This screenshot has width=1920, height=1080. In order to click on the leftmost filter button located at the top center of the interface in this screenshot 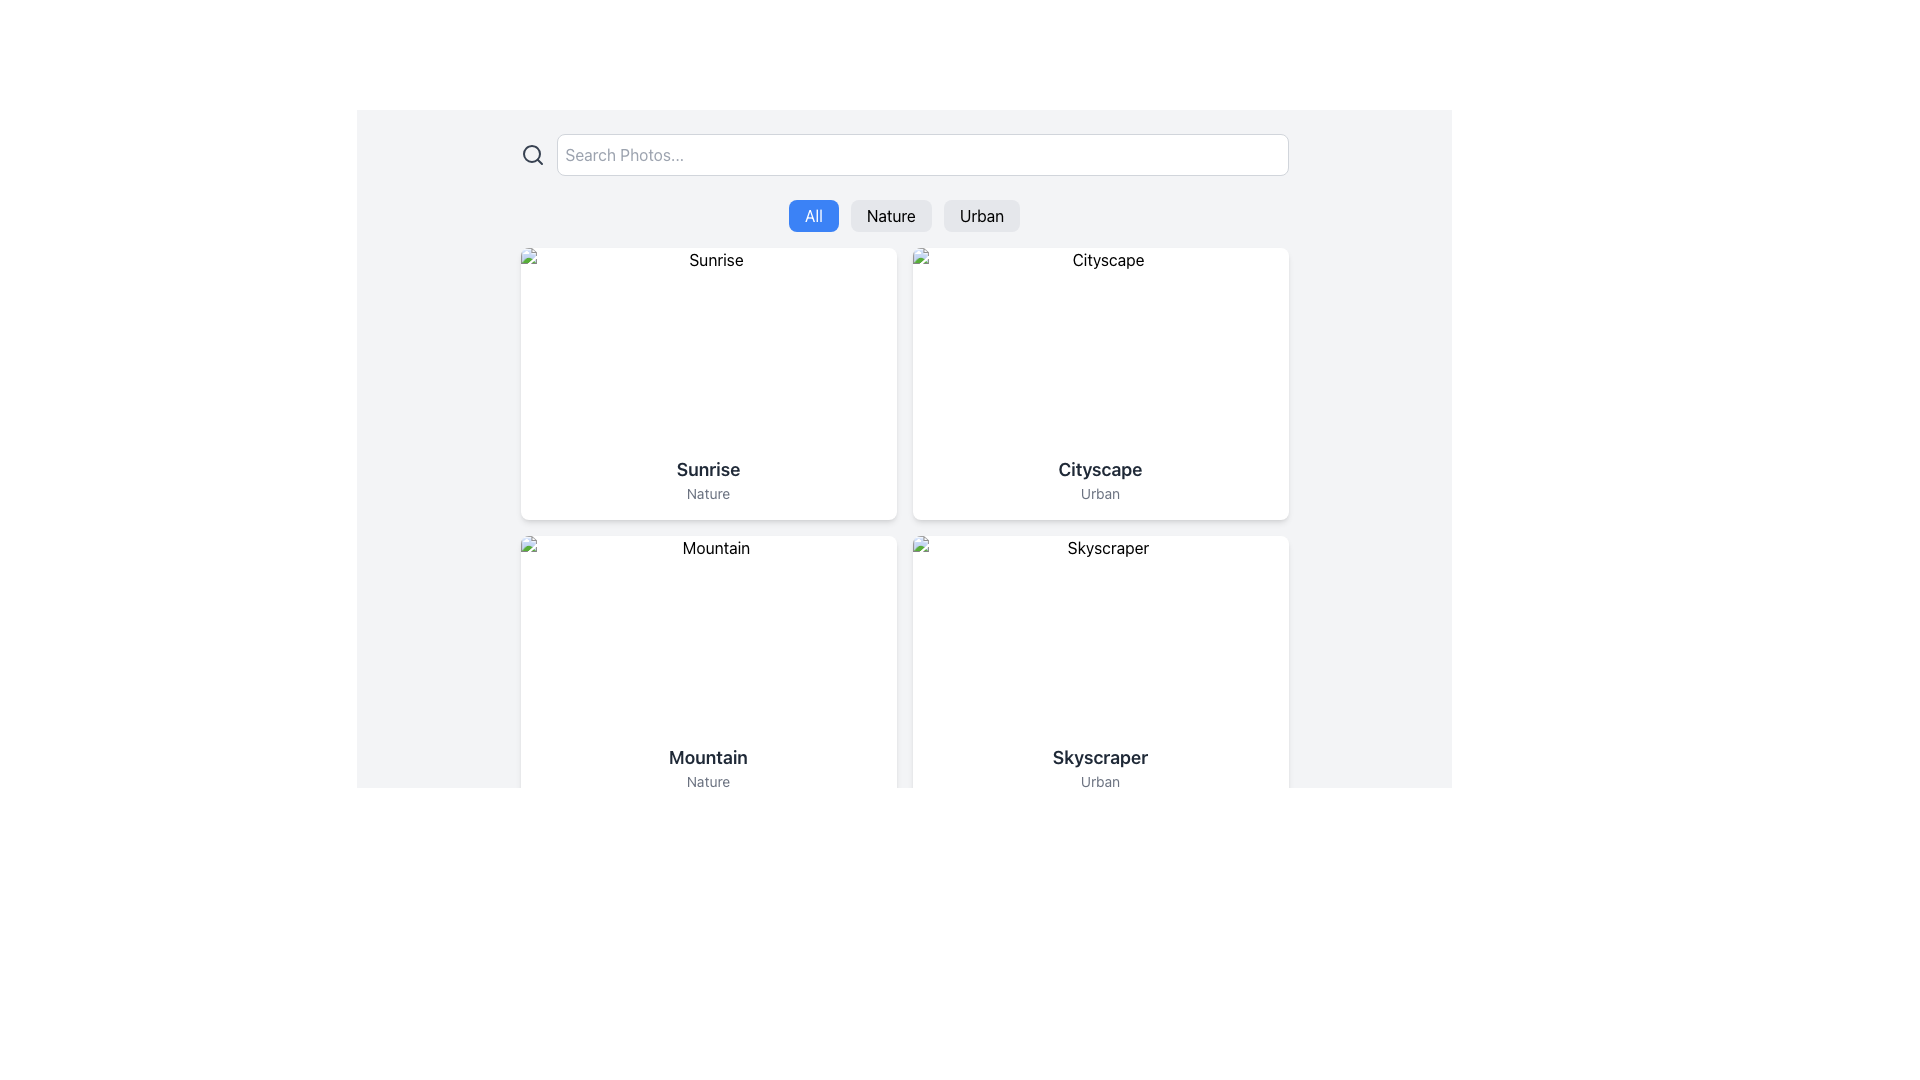, I will do `click(813, 216)`.